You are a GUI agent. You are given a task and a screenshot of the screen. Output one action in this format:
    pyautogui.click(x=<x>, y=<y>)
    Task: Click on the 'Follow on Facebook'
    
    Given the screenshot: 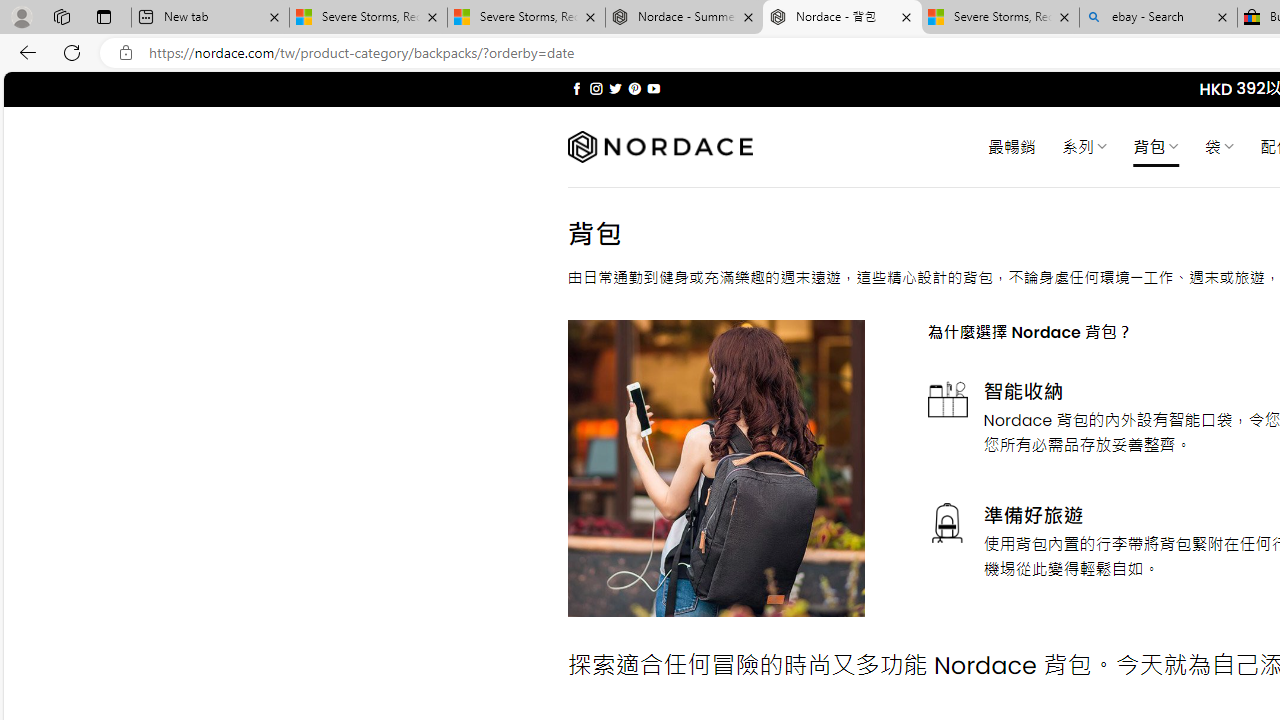 What is the action you would take?
    pyautogui.click(x=576, y=88)
    